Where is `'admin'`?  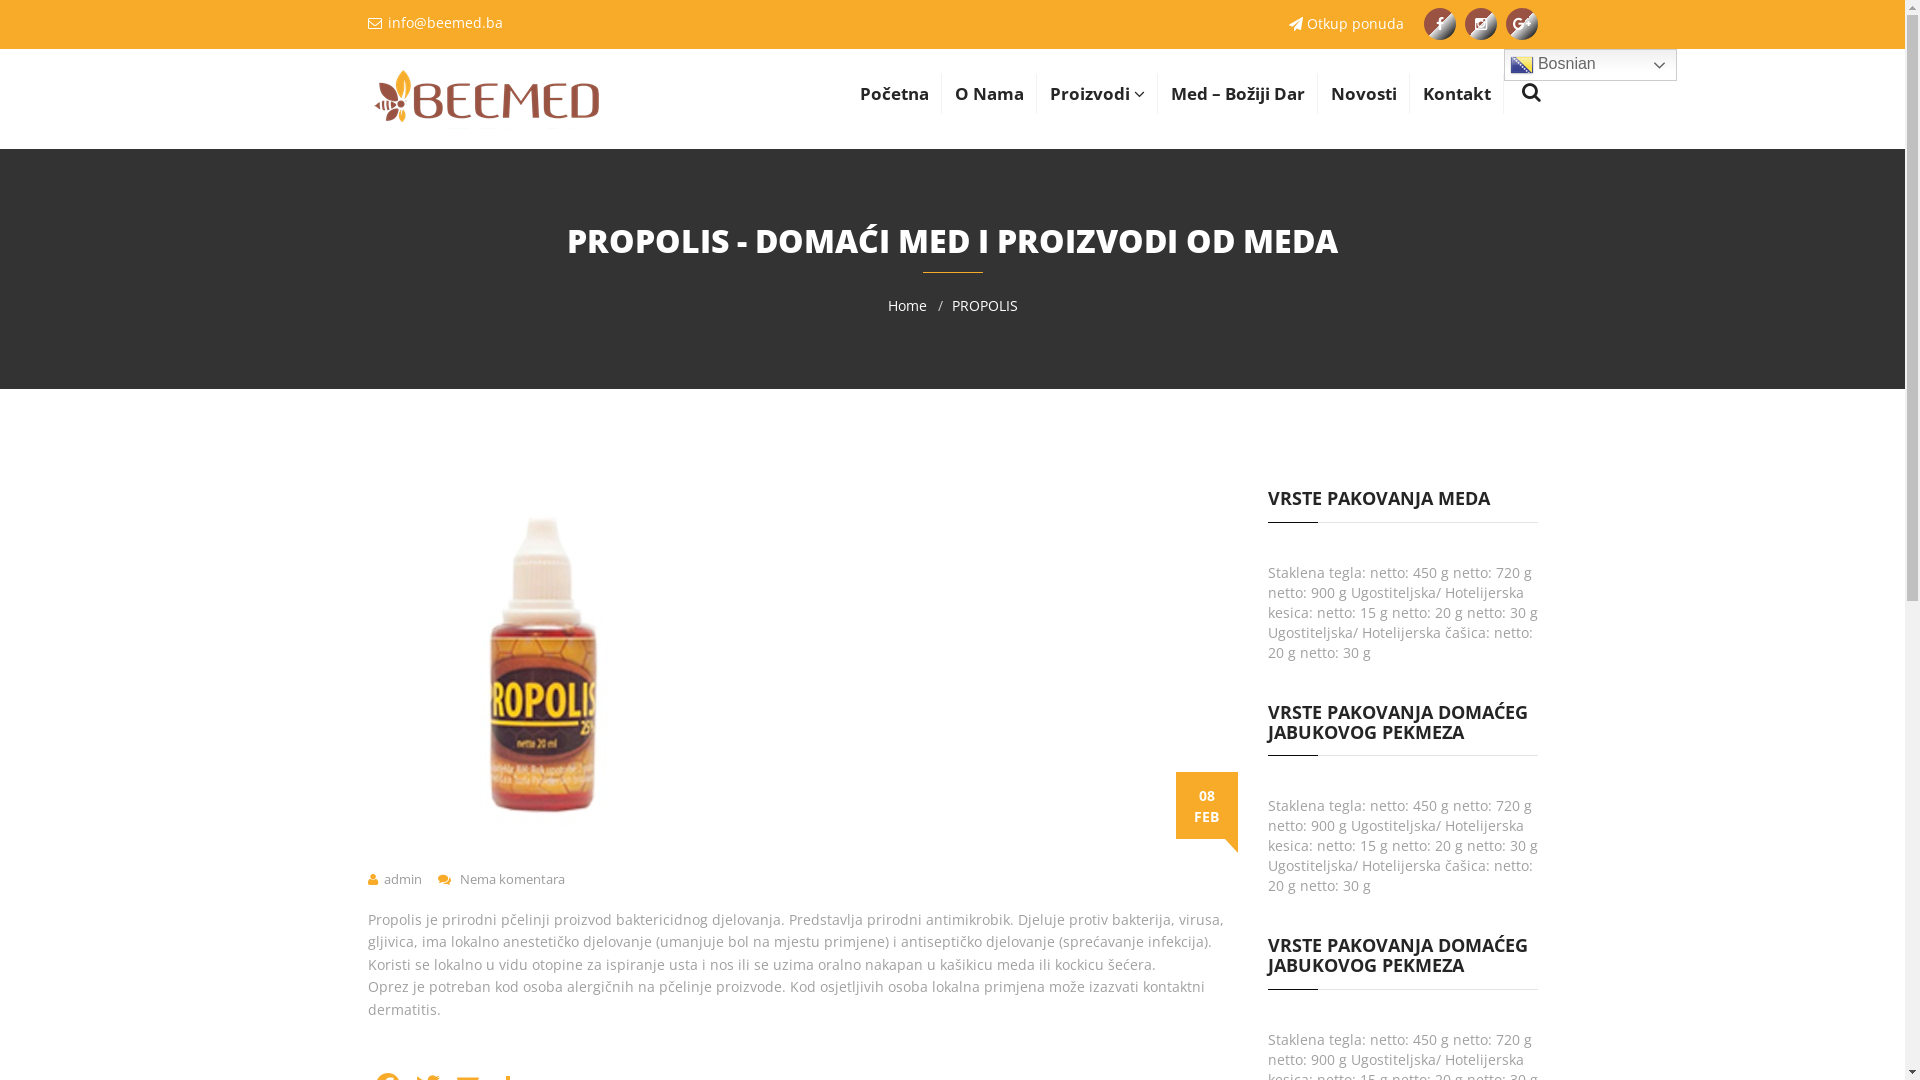
'admin' is located at coordinates (402, 878).